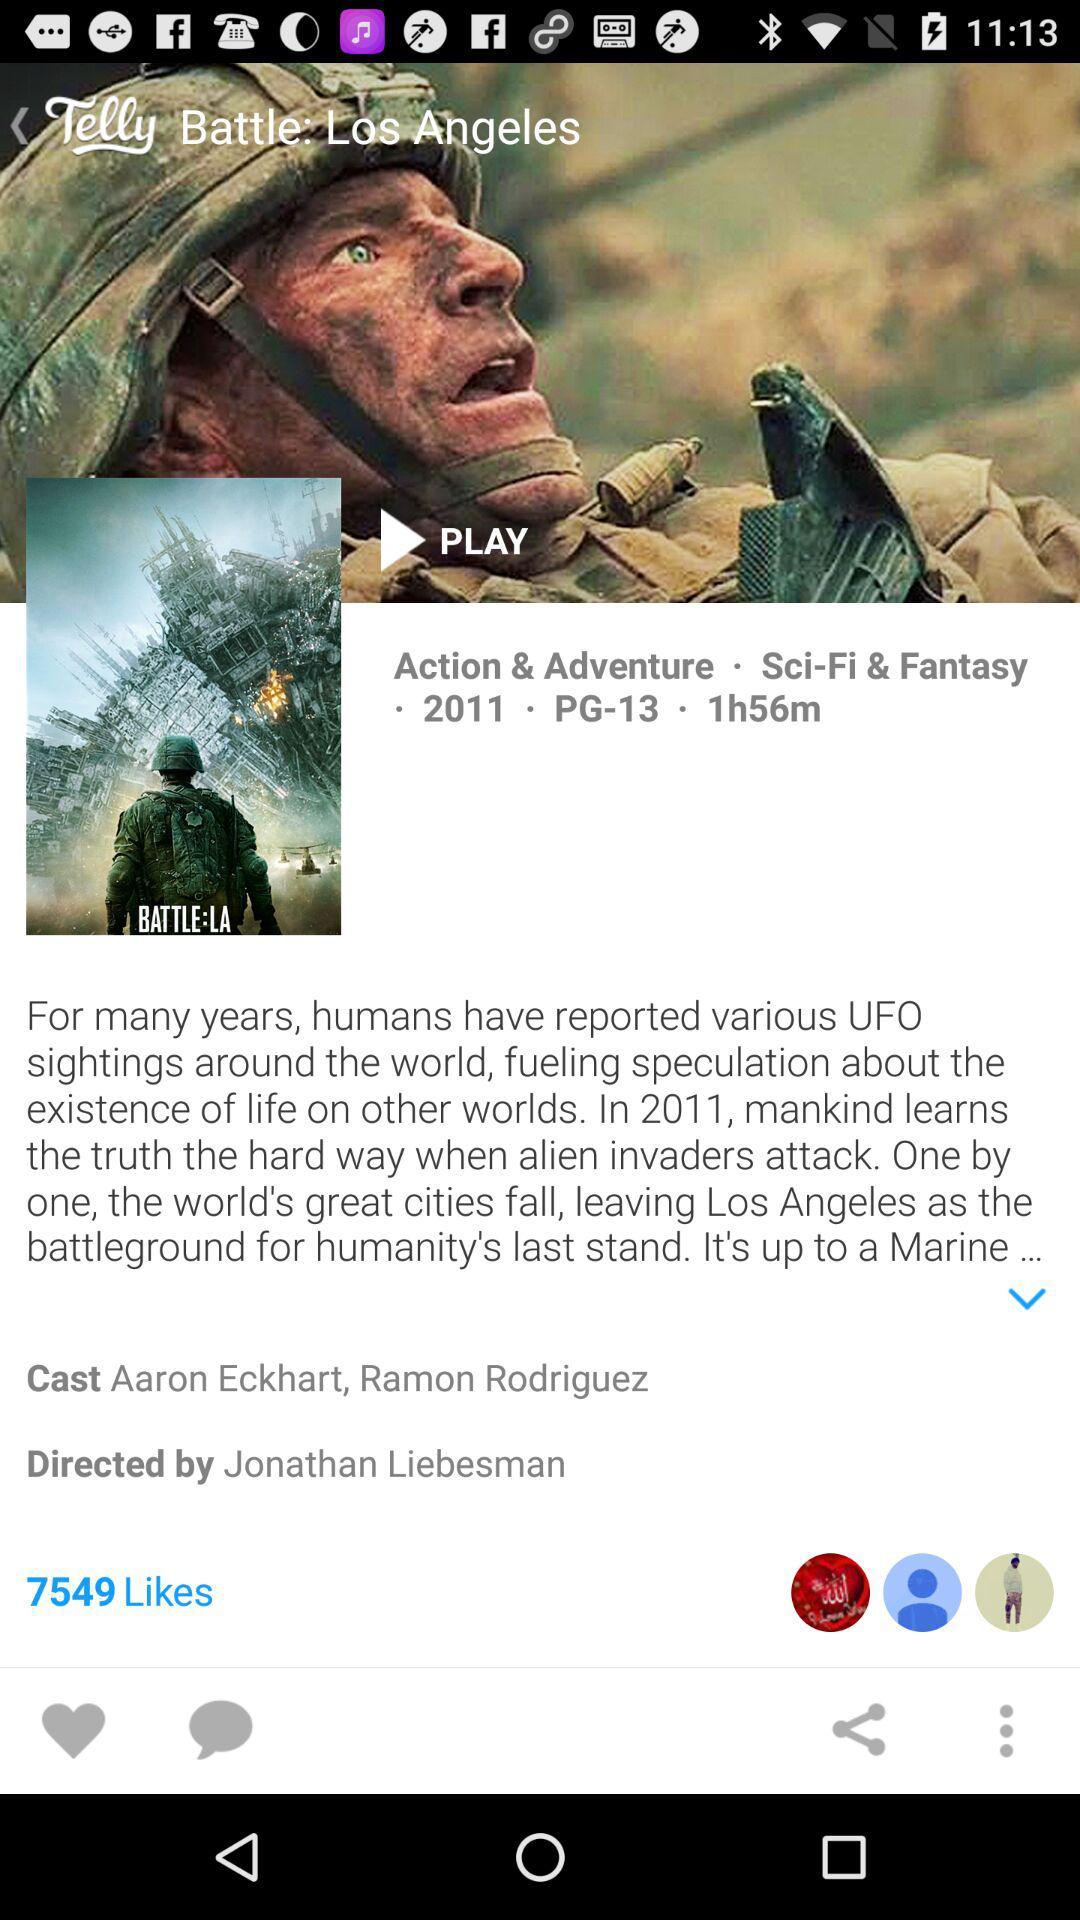 The width and height of the screenshot is (1080, 1920). I want to click on search option, so click(220, 1730).